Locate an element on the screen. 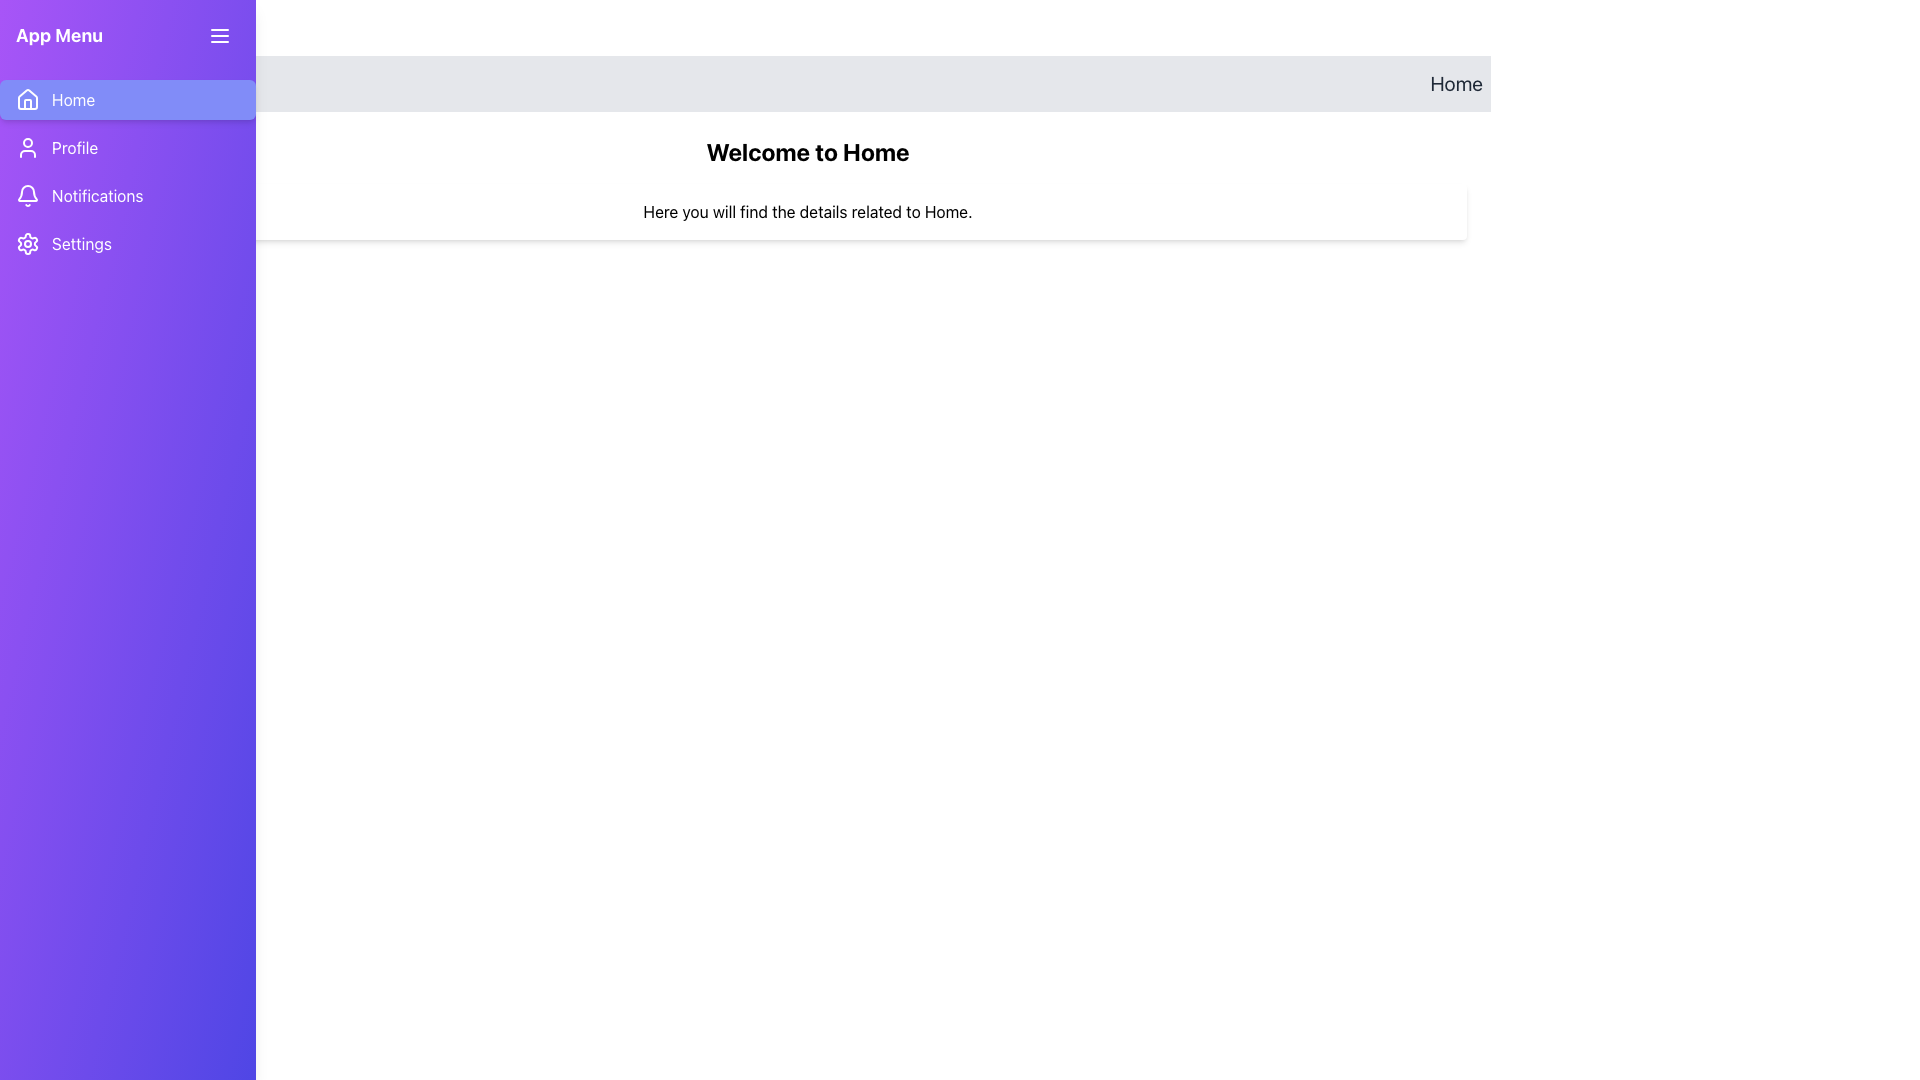  the informational text block located below the 'Welcome to Home' title, which provides details about the 'Home' section is located at coordinates (807, 212).